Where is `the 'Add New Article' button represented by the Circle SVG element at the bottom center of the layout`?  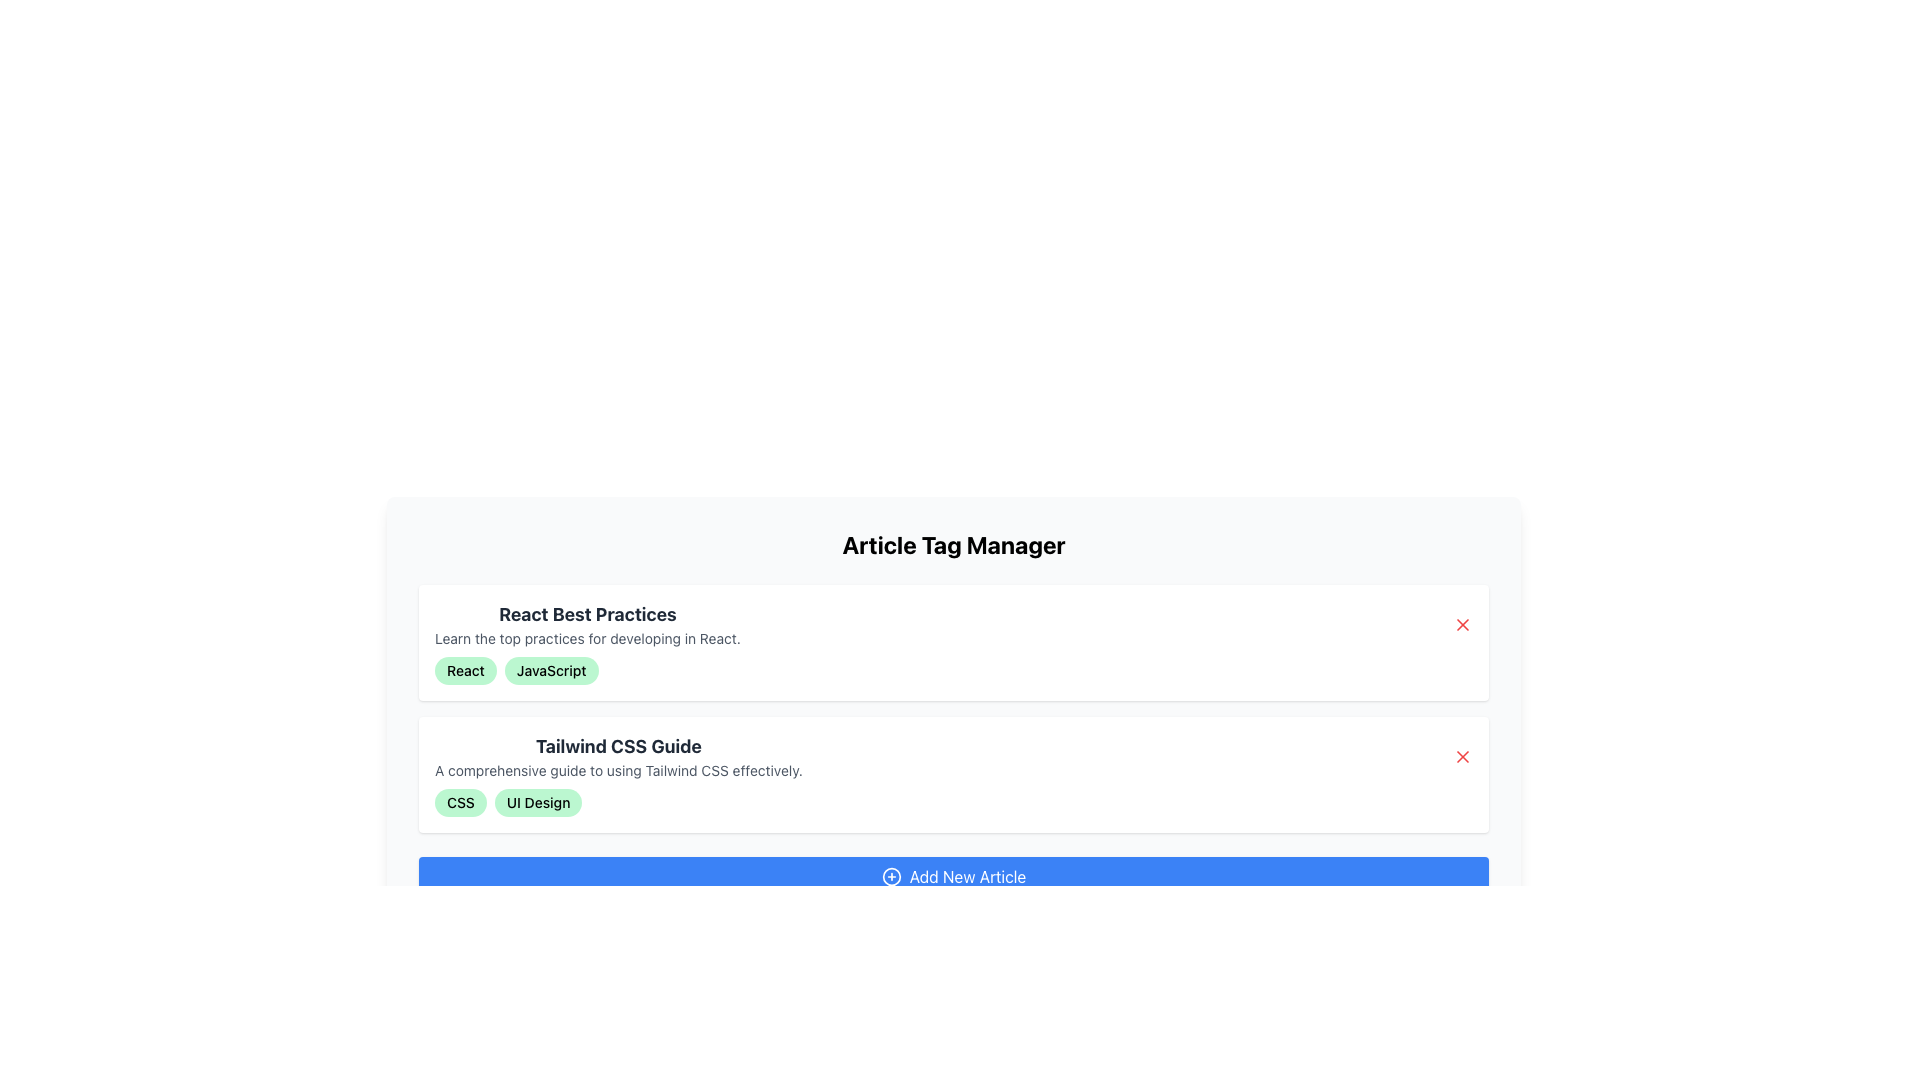 the 'Add New Article' button represented by the Circle SVG element at the bottom center of the layout is located at coordinates (890, 875).